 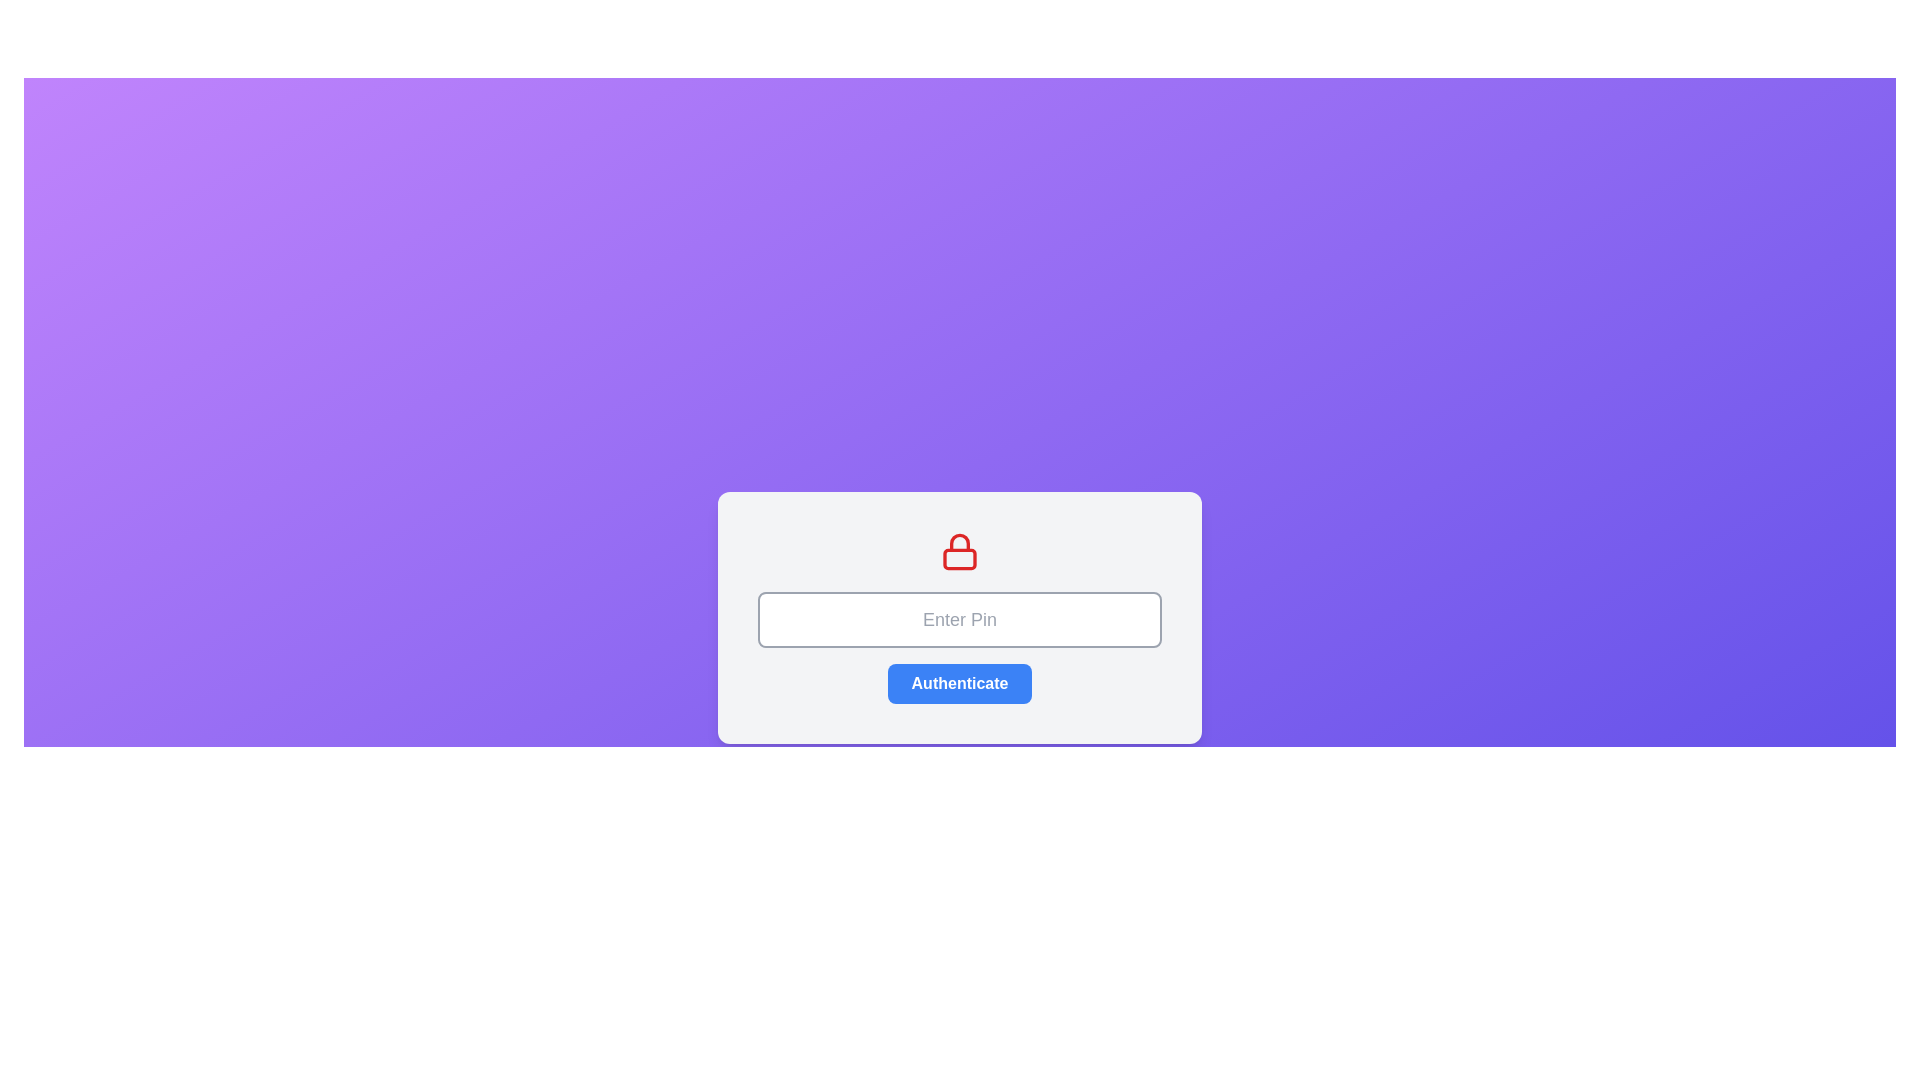 I want to click on the Password input field, which is a rectangular field with rounded corners displaying 'Enter Pin', located in the middle of a white card-like box on a gradient purple background, so click(x=960, y=619).